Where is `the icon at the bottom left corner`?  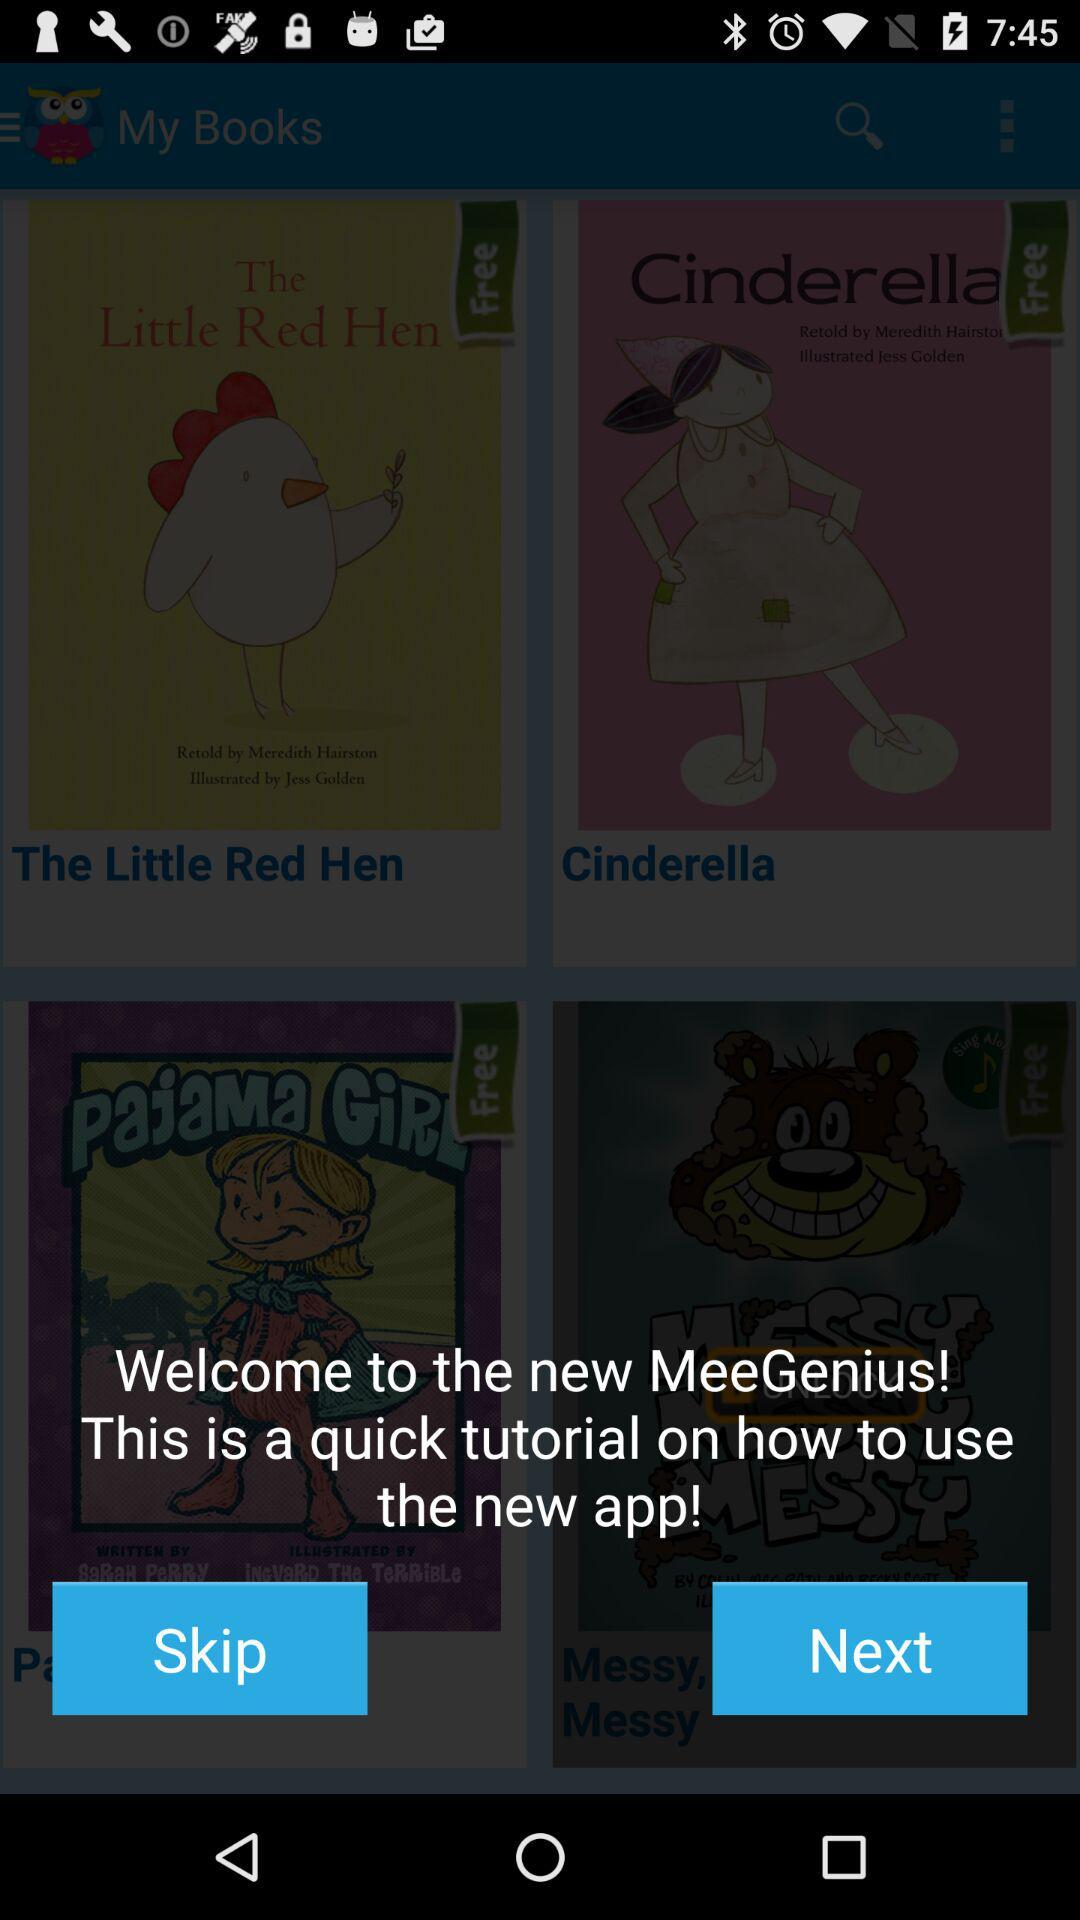 the icon at the bottom left corner is located at coordinates (209, 1648).